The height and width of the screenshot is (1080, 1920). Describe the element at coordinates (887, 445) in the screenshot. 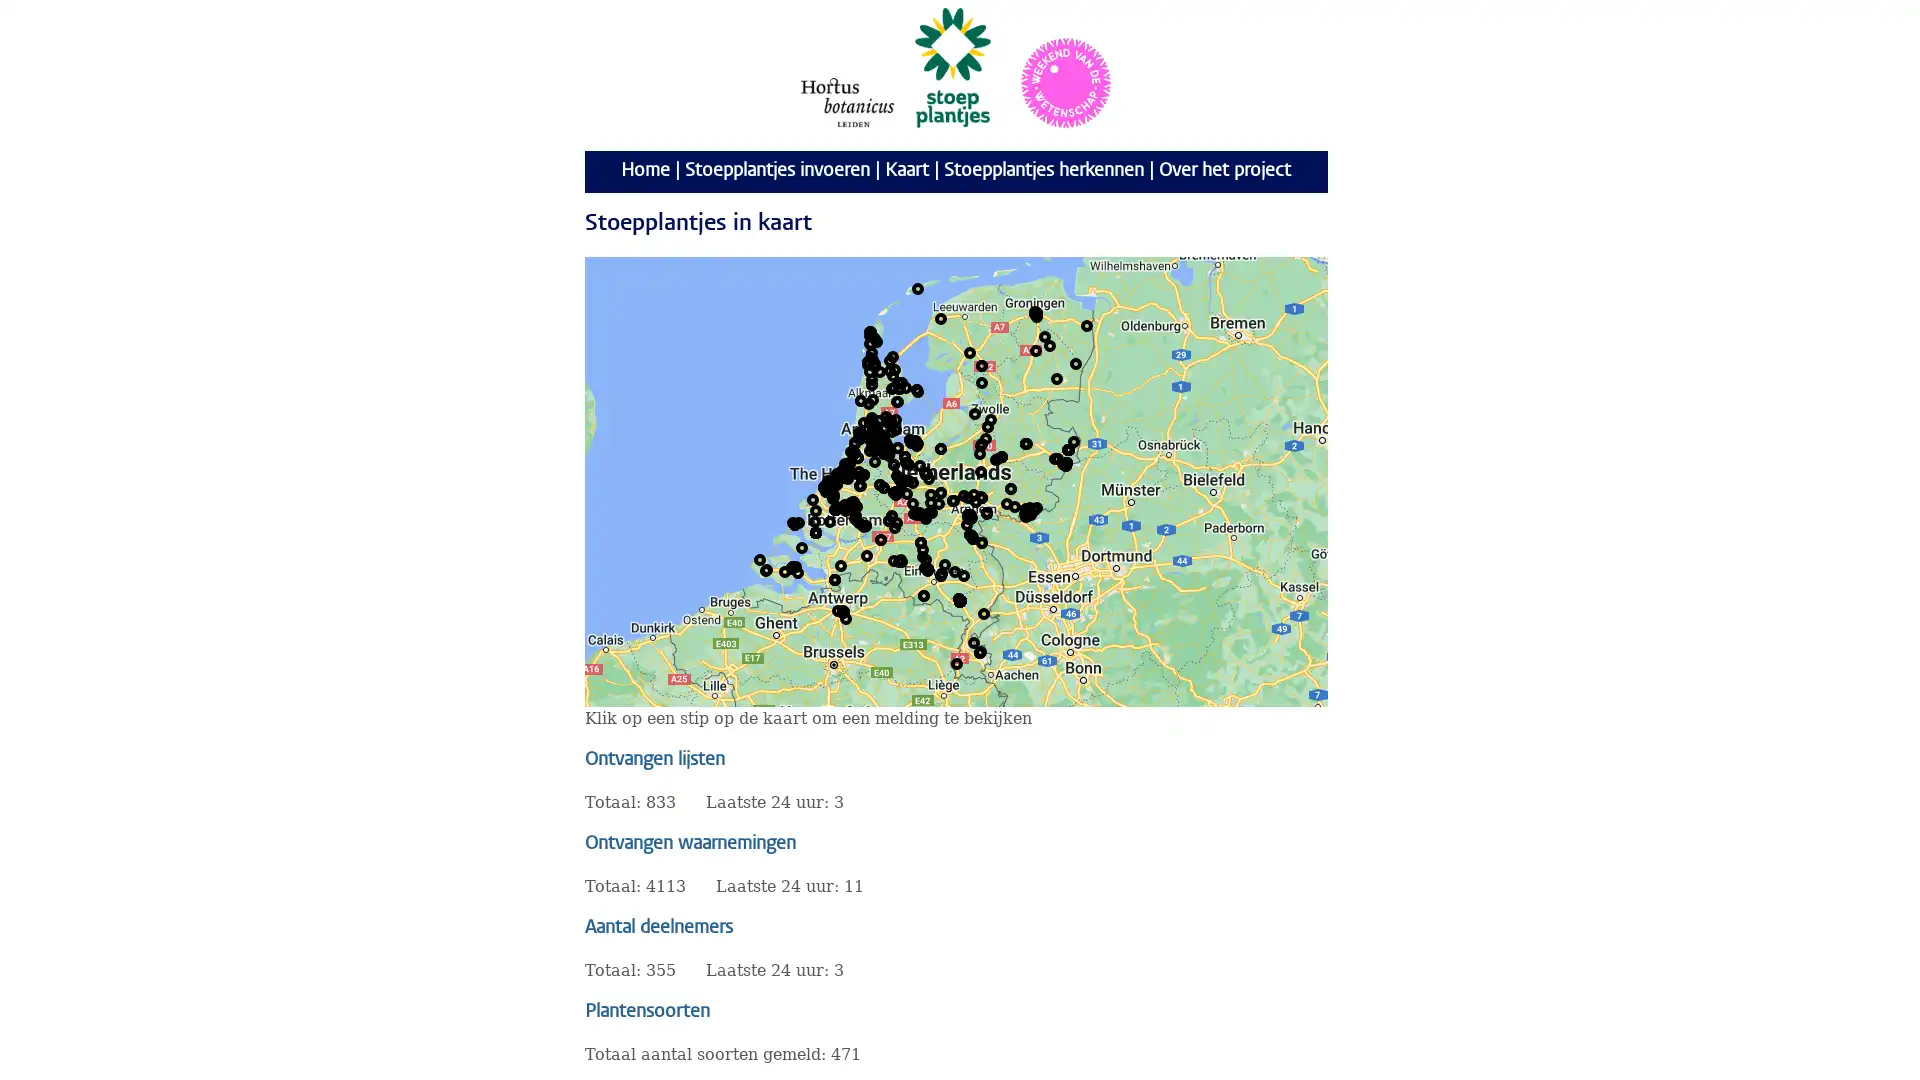

I see `Telling van yvonne op 22 oktober 2021` at that location.